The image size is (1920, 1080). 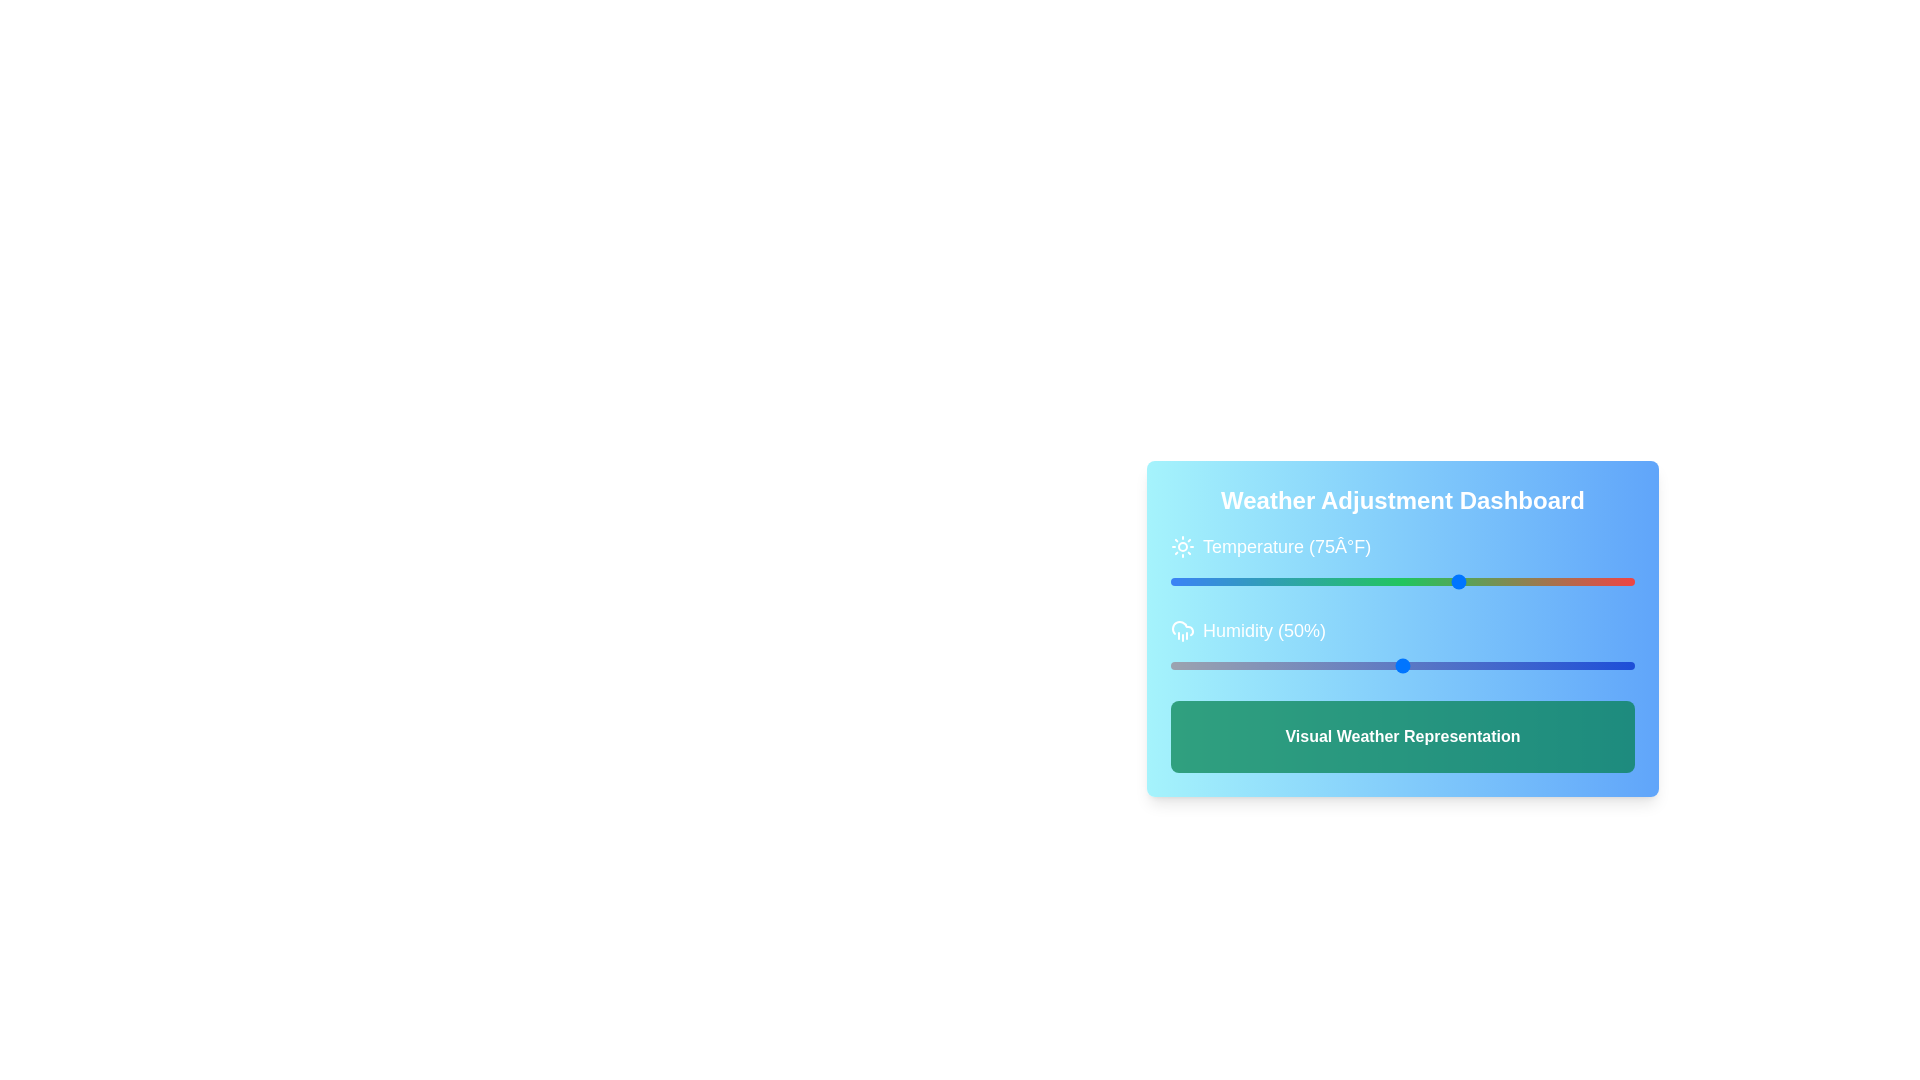 What do you see at coordinates (1498, 582) in the screenshot?
I see `the temperature slider to 91 degrees Fahrenheit` at bounding box center [1498, 582].